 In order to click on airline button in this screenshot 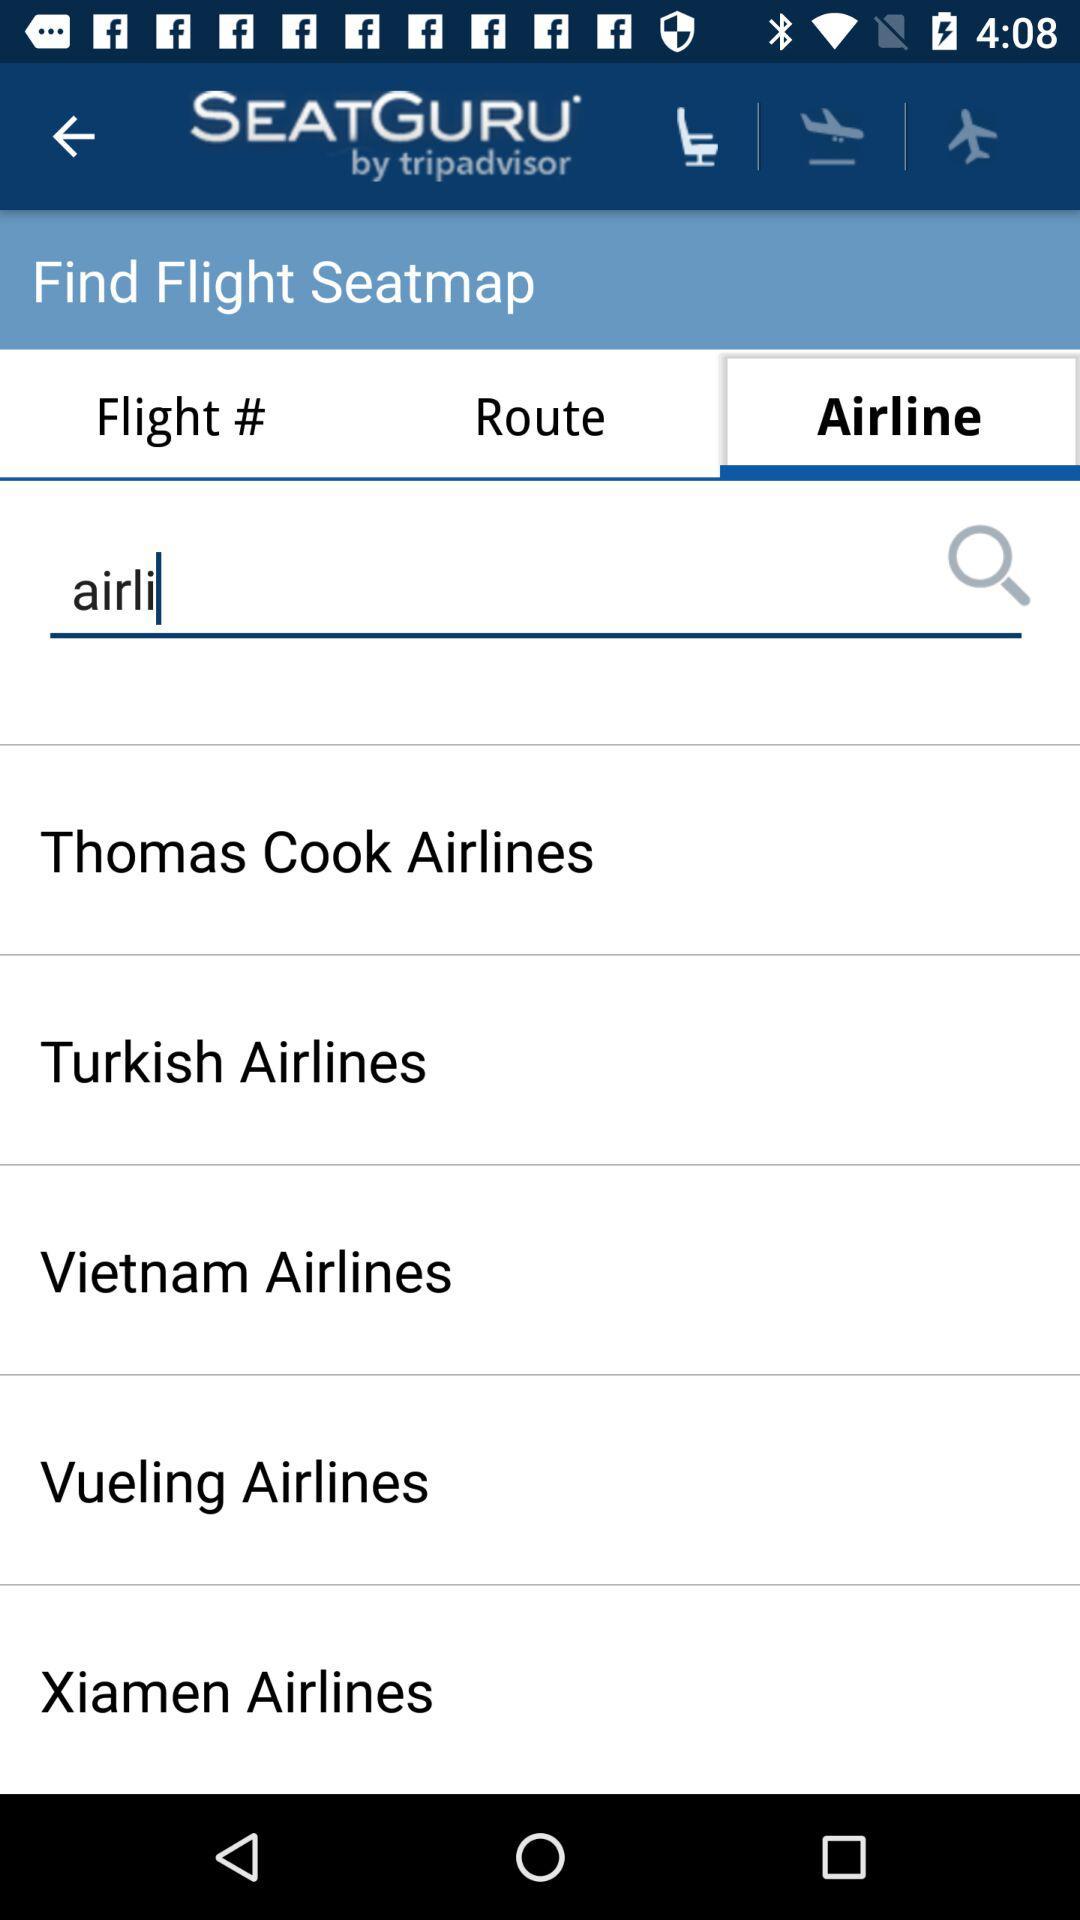, I will do `click(832, 135)`.